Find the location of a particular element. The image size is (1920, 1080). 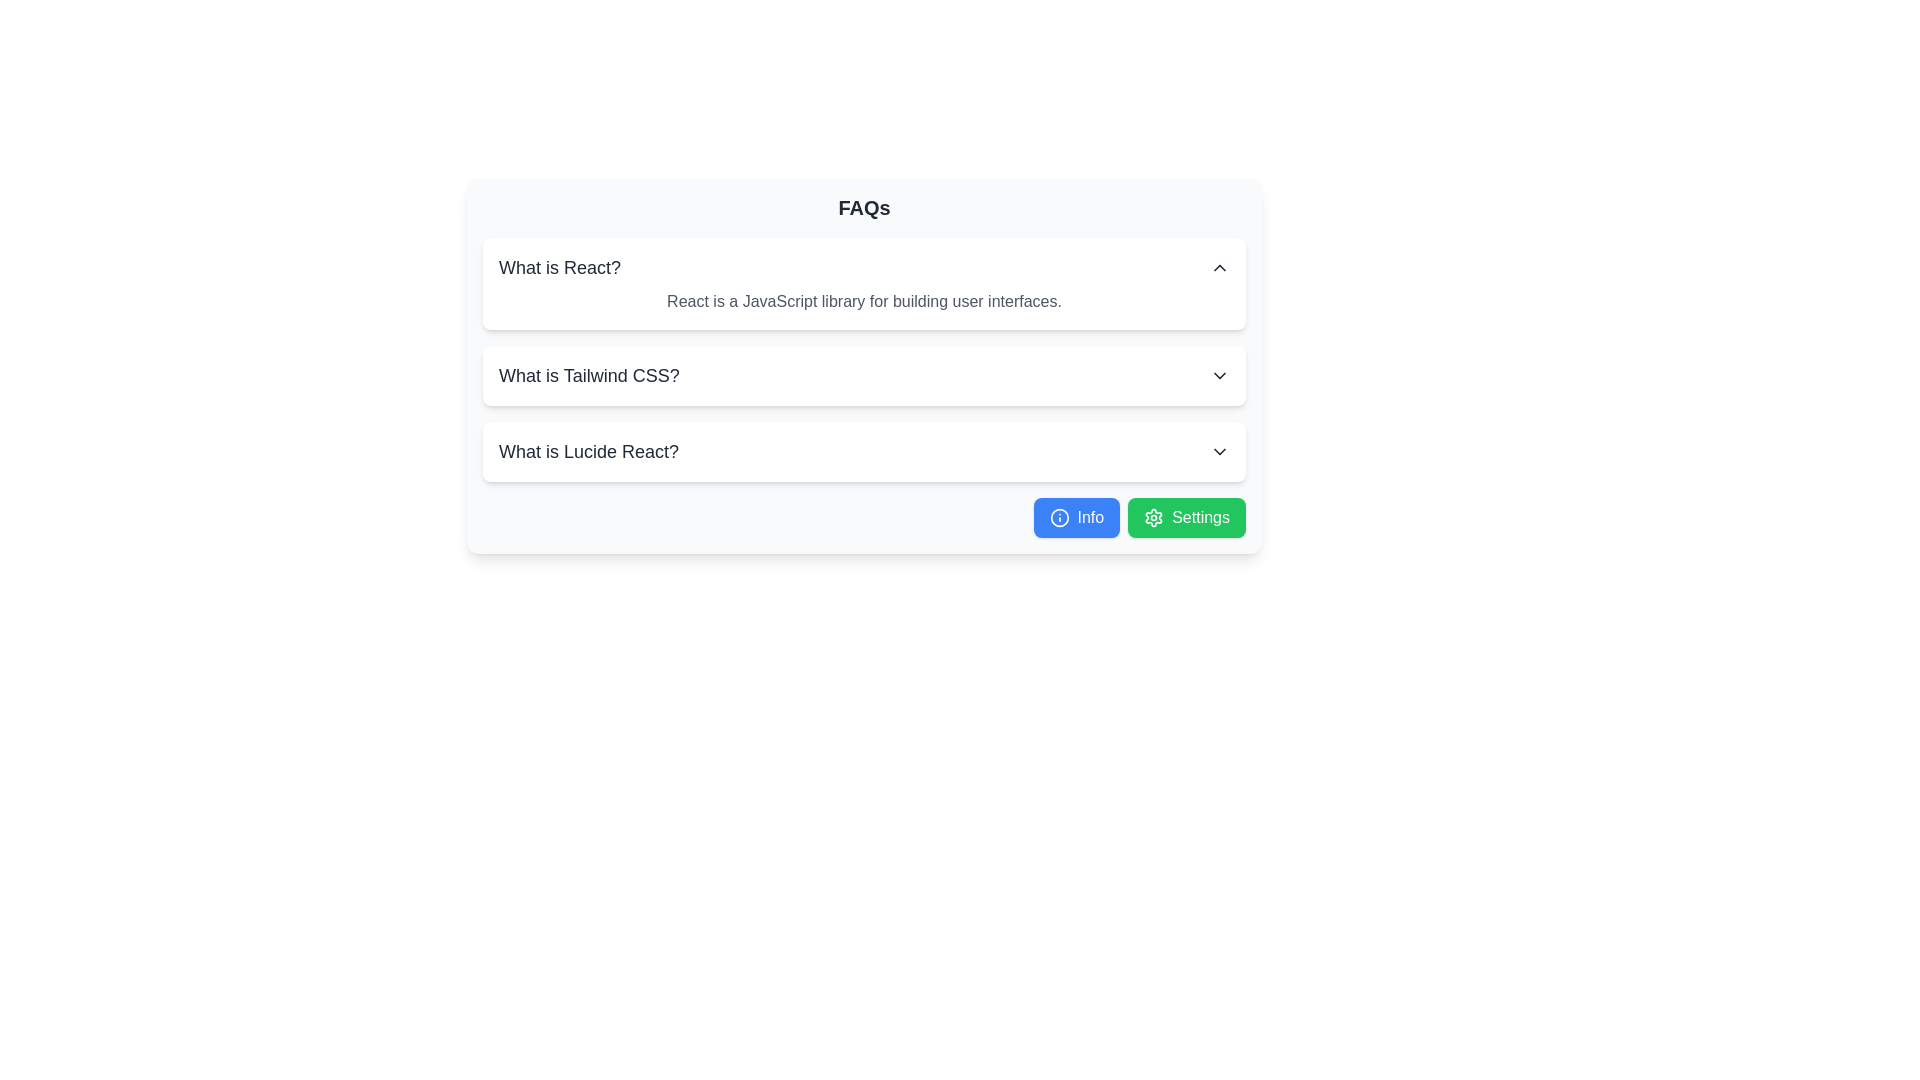

the question title in the Expandable List is located at coordinates (864, 358).